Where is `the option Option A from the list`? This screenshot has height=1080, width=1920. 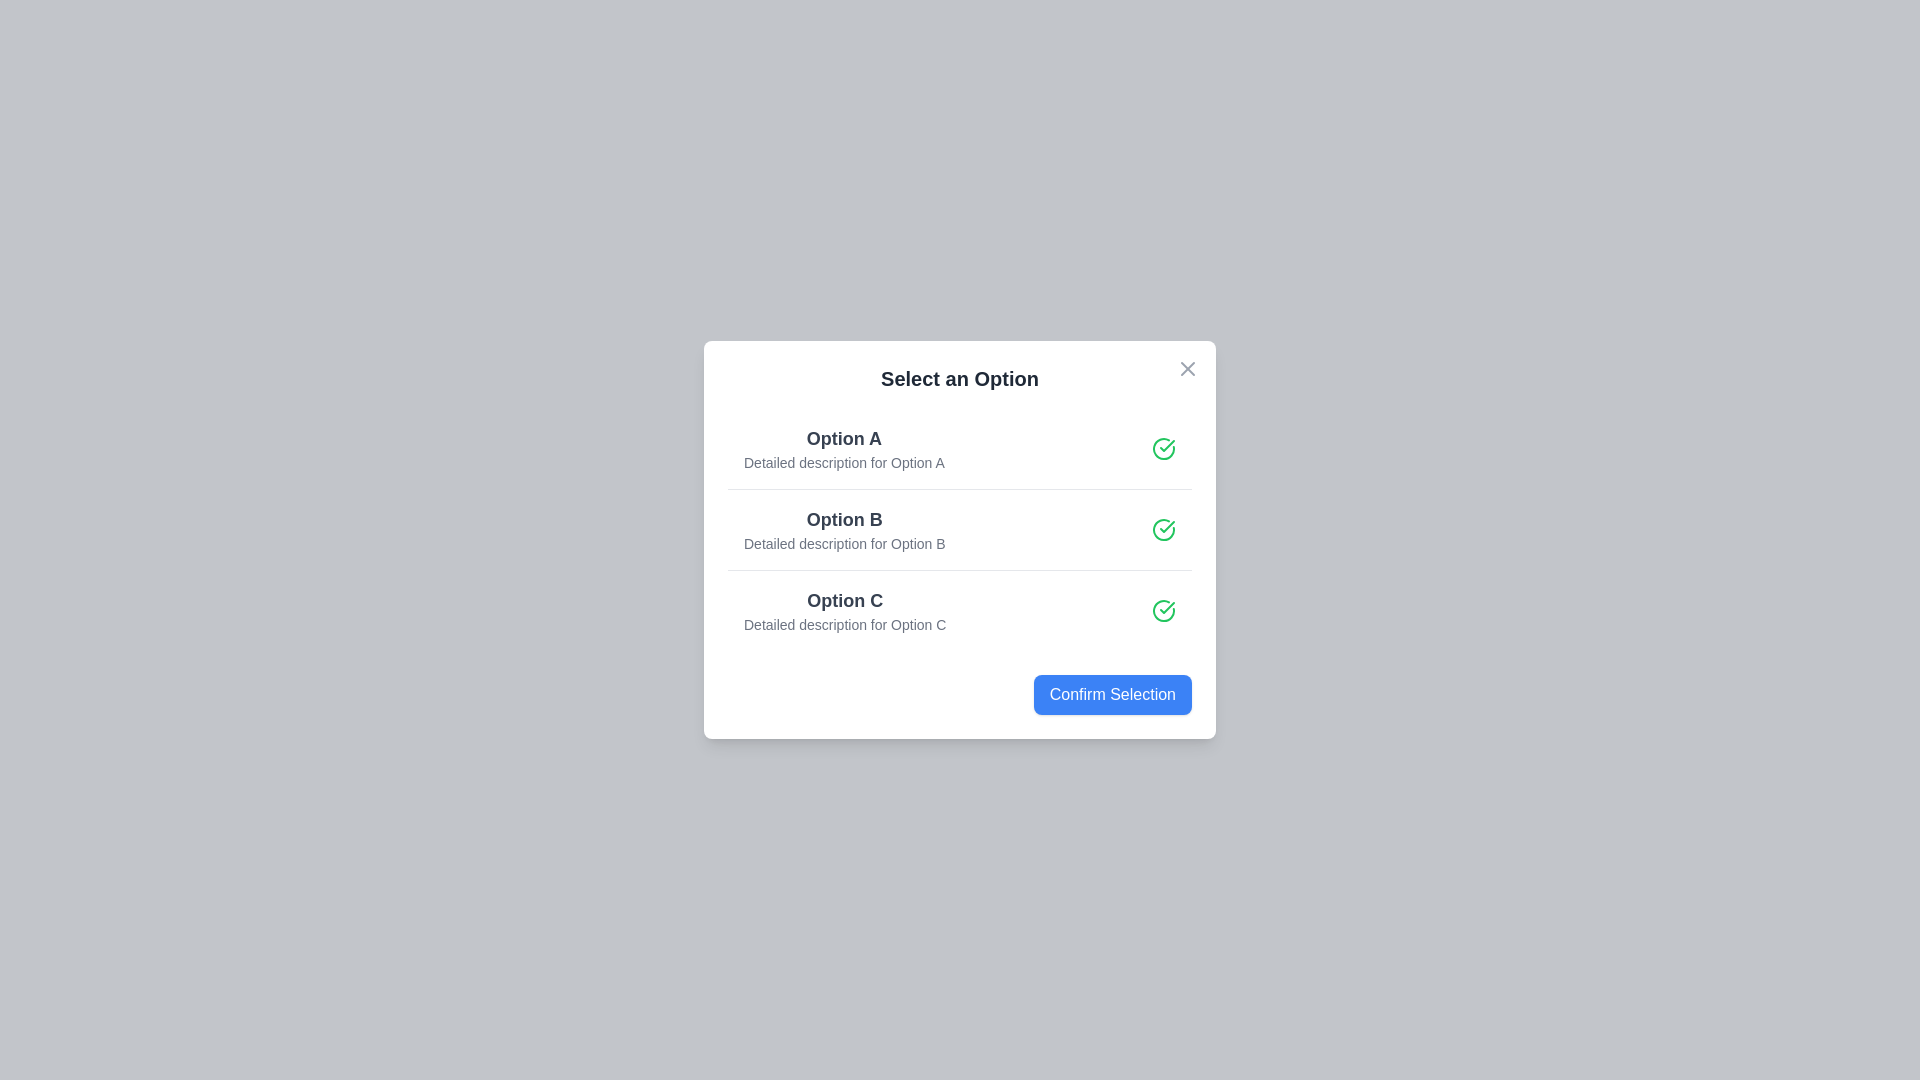
the option Option A from the list is located at coordinates (960, 447).